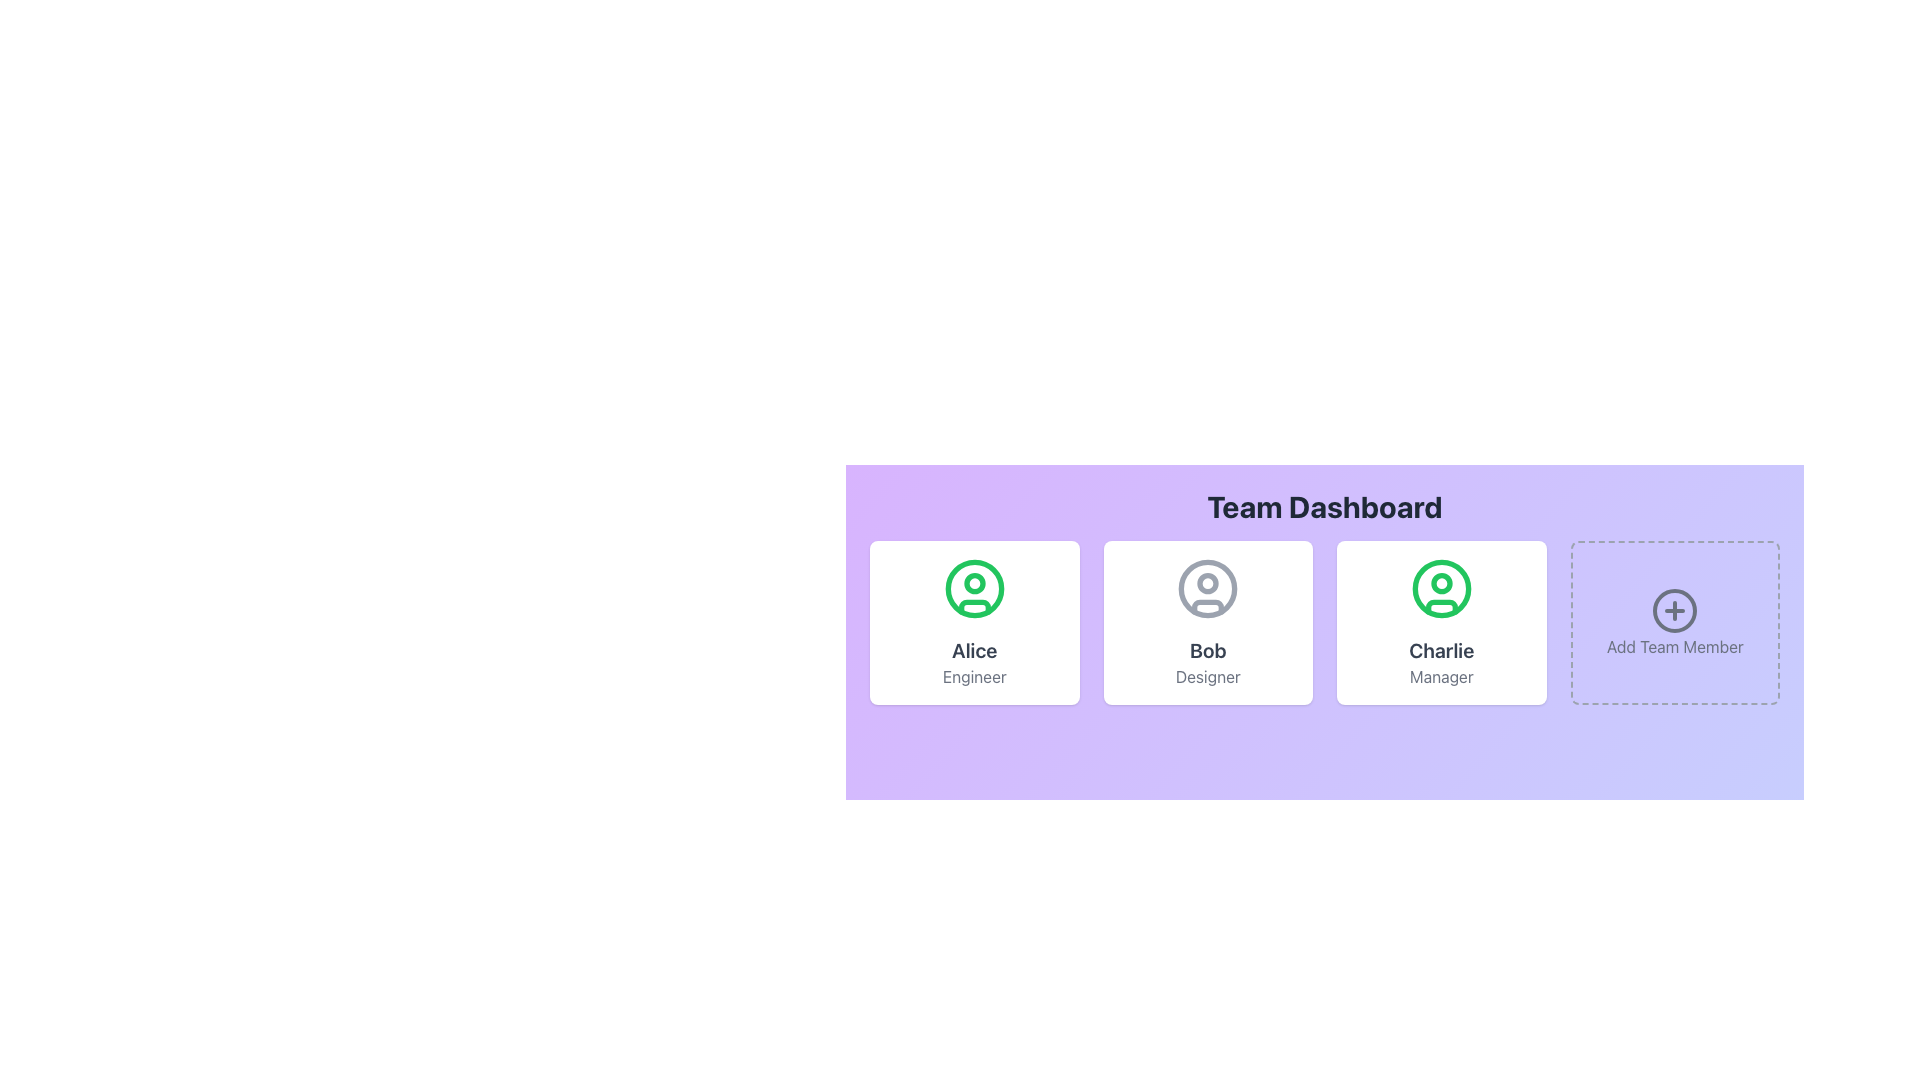 Image resolution: width=1920 pixels, height=1080 pixels. What do you see at coordinates (974, 622) in the screenshot?
I see `the Profile Card which is a white square card with rounded corners containing a green user icon at the top, the name 'Alice' in bold, and the role 'Engineer' in smaller gray font` at bounding box center [974, 622].